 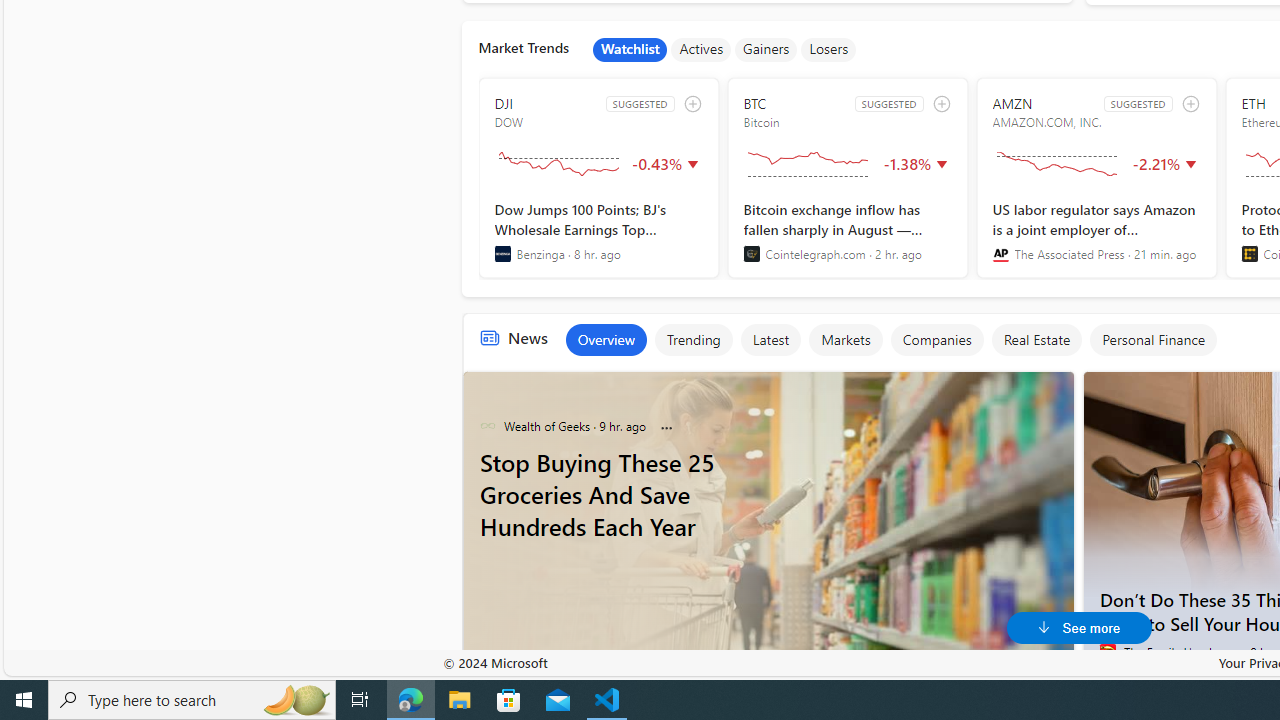 I want to click on 'Latest', so click(x=769, y=338).